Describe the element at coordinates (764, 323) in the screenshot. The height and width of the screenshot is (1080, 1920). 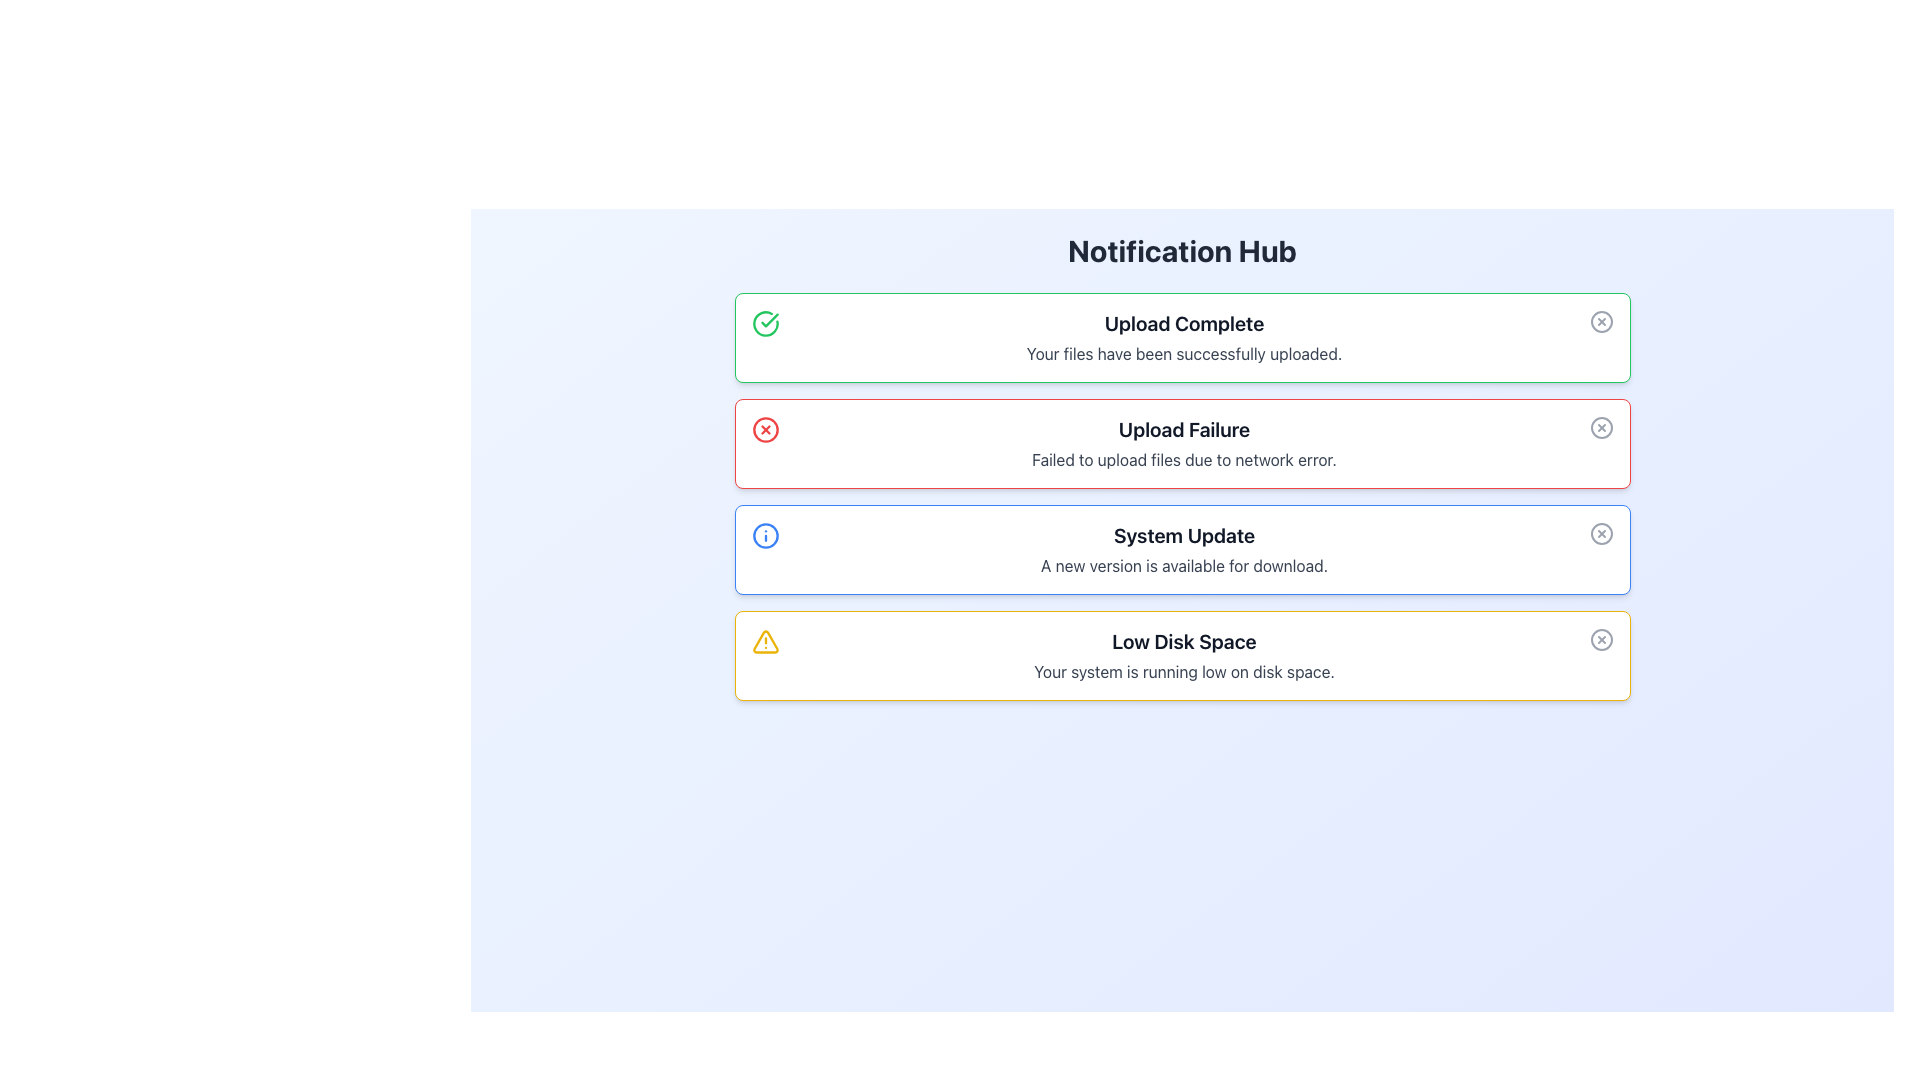
I see `the circular icon with a green border and a checkmark in the center, located at the top-left corner of the 'Upload Complete' card` at that location.